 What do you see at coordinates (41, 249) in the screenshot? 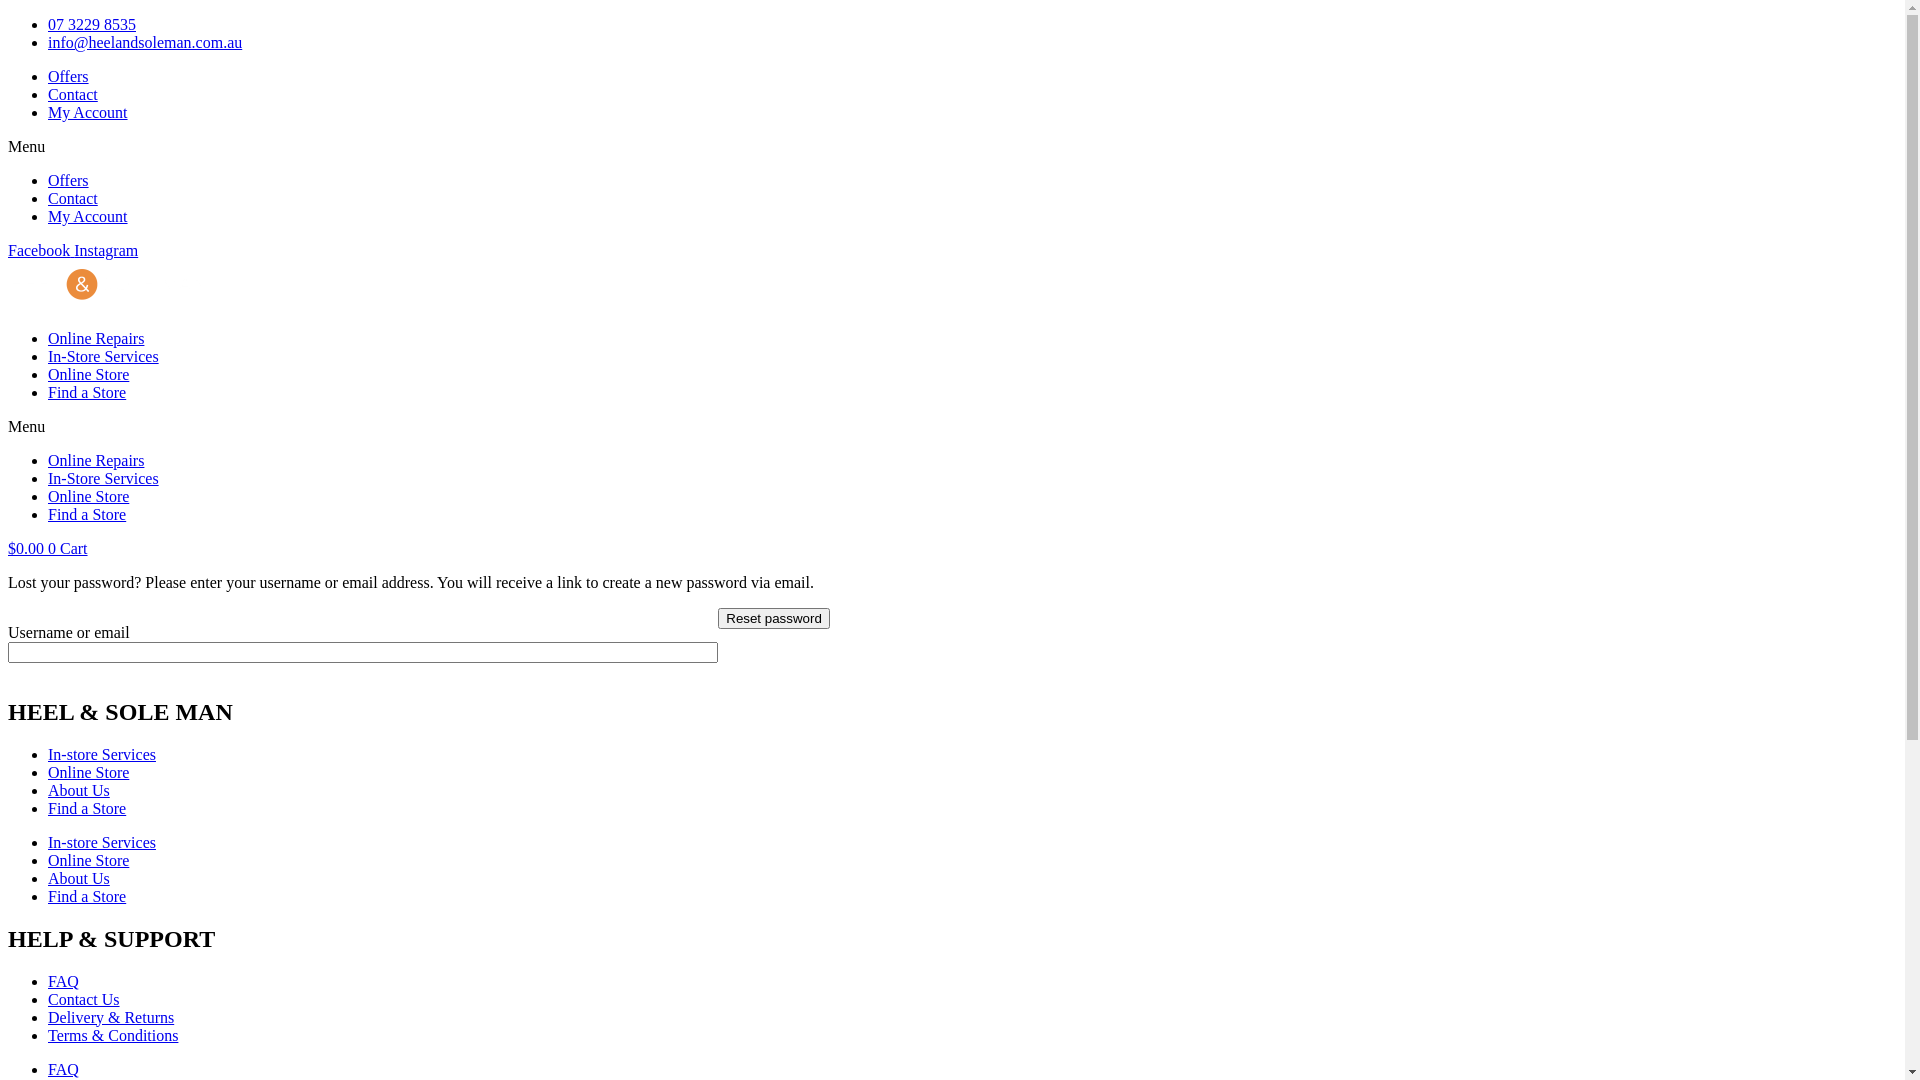
I see `'Facebook'` at bounding box center [41, 249].